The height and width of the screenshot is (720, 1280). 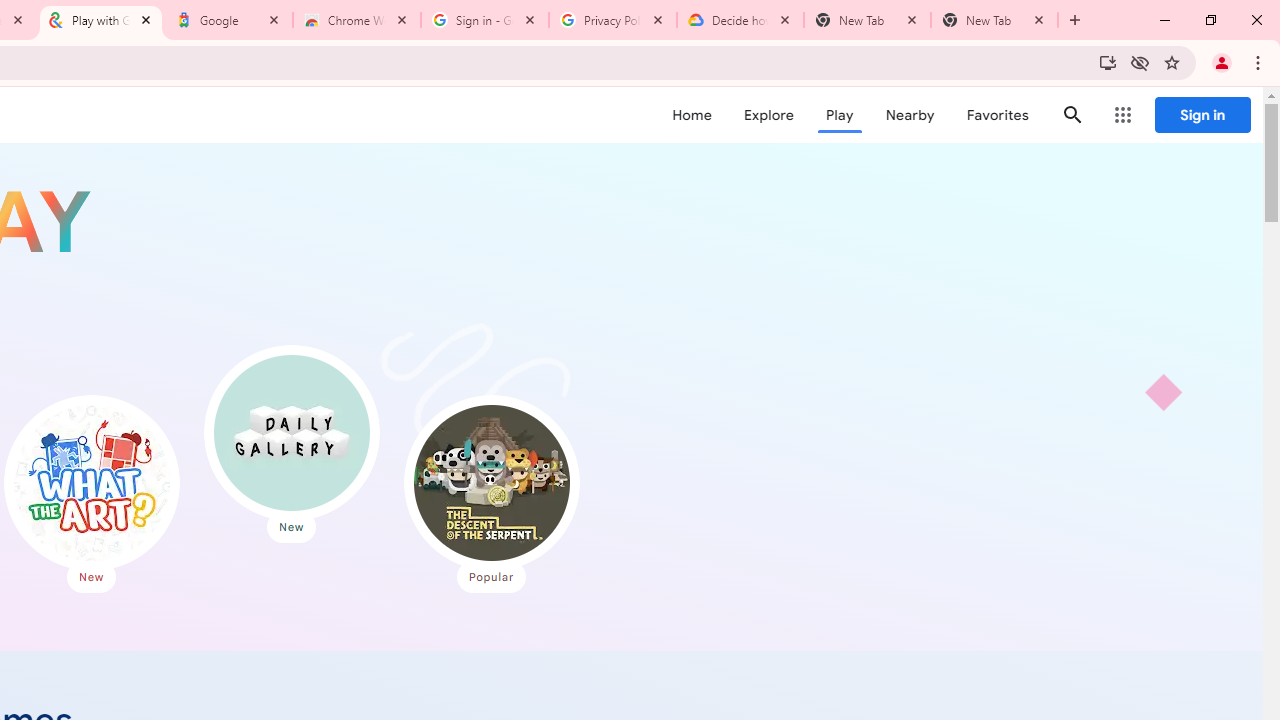 I want to click on 'New Tab', so click(x=994, y=20).